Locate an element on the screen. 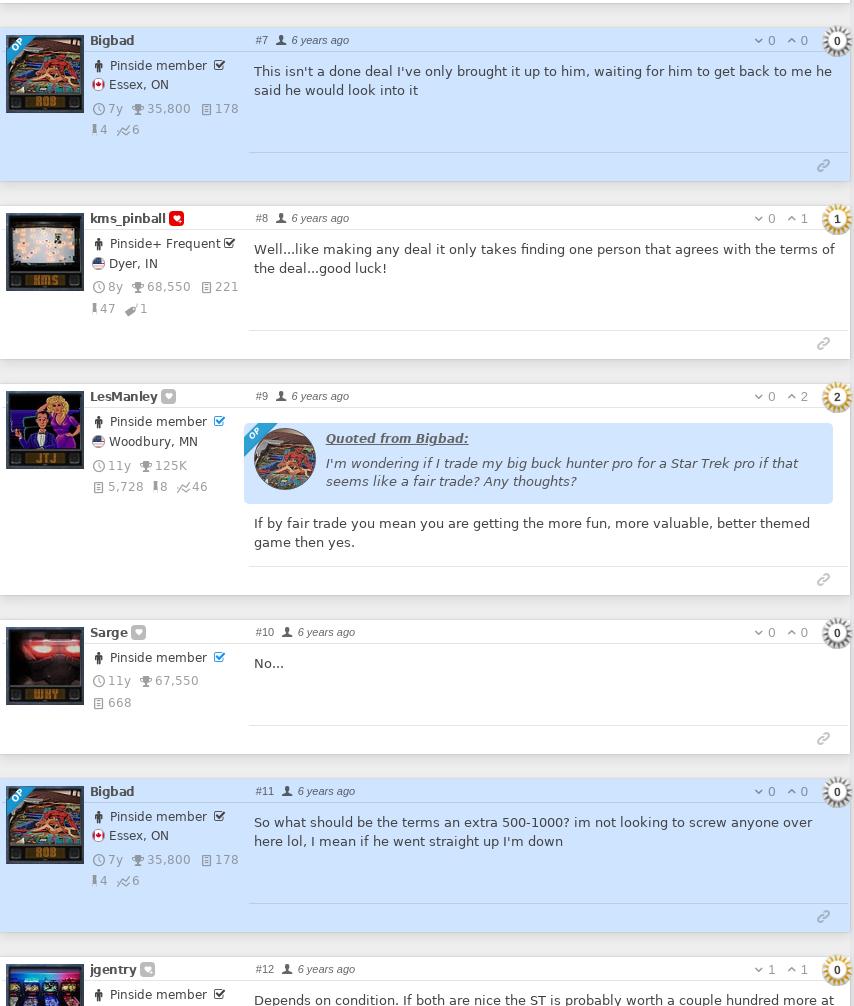  'JTJ' is located at coordinates (46, 457).